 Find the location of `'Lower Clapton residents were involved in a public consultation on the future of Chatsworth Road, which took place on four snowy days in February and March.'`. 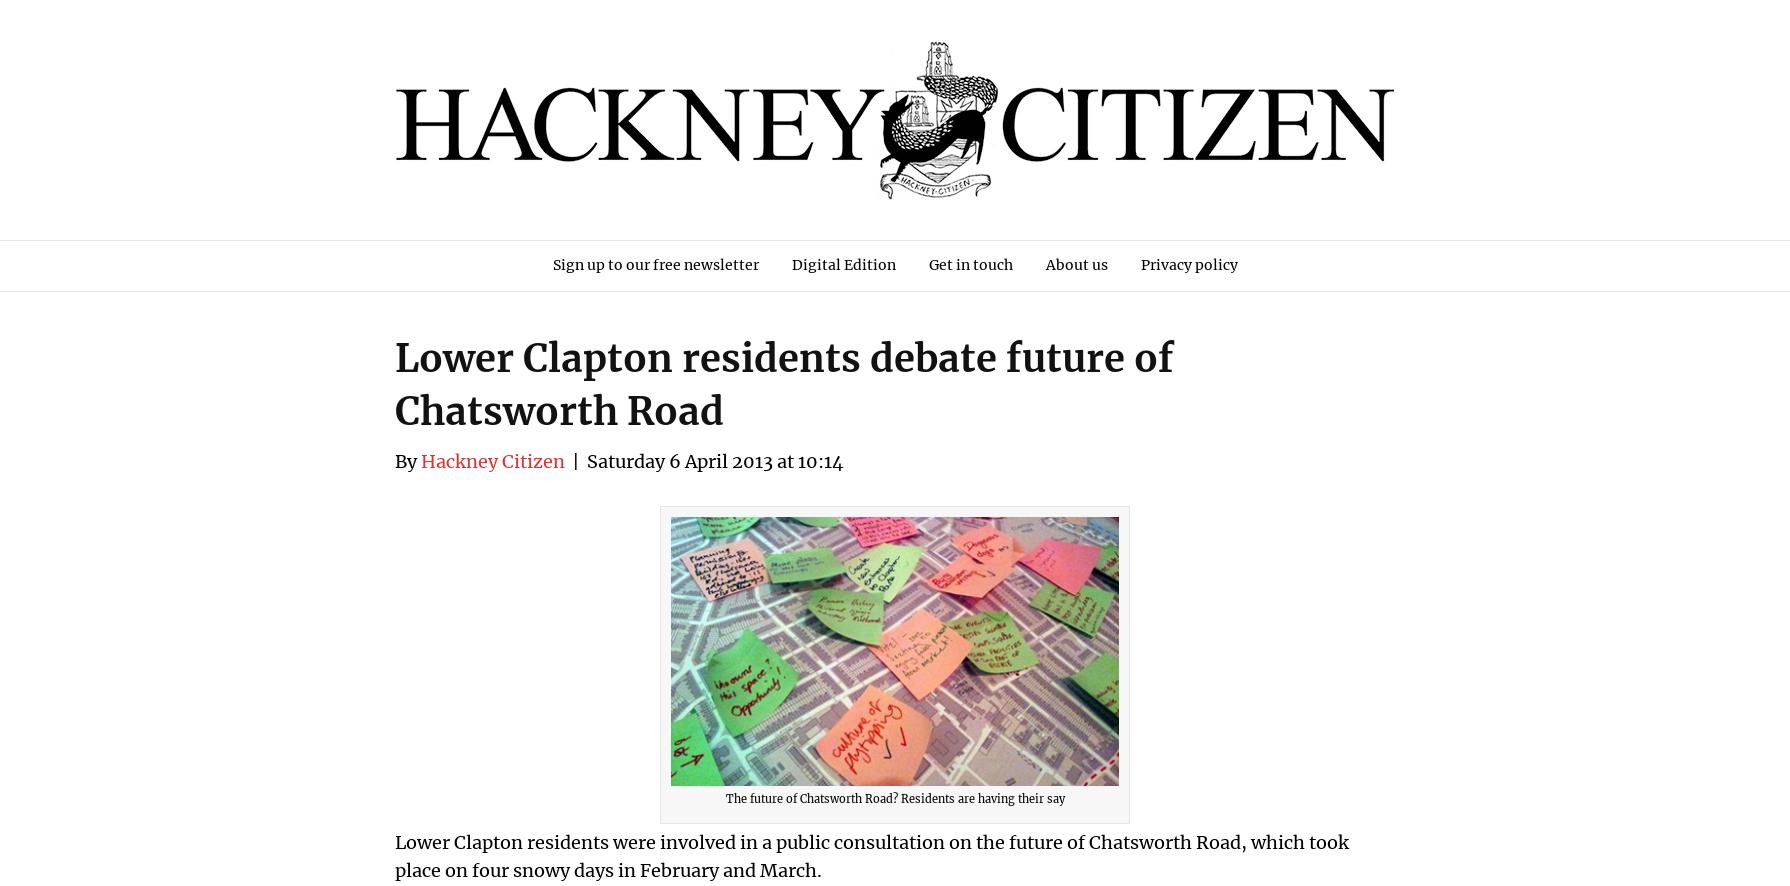

'Lower Clapton residents were involved in a public consultation on the future of Chatsworth Road, which took place on four snowy days in February and March.' is located at coordinates (871, 854).